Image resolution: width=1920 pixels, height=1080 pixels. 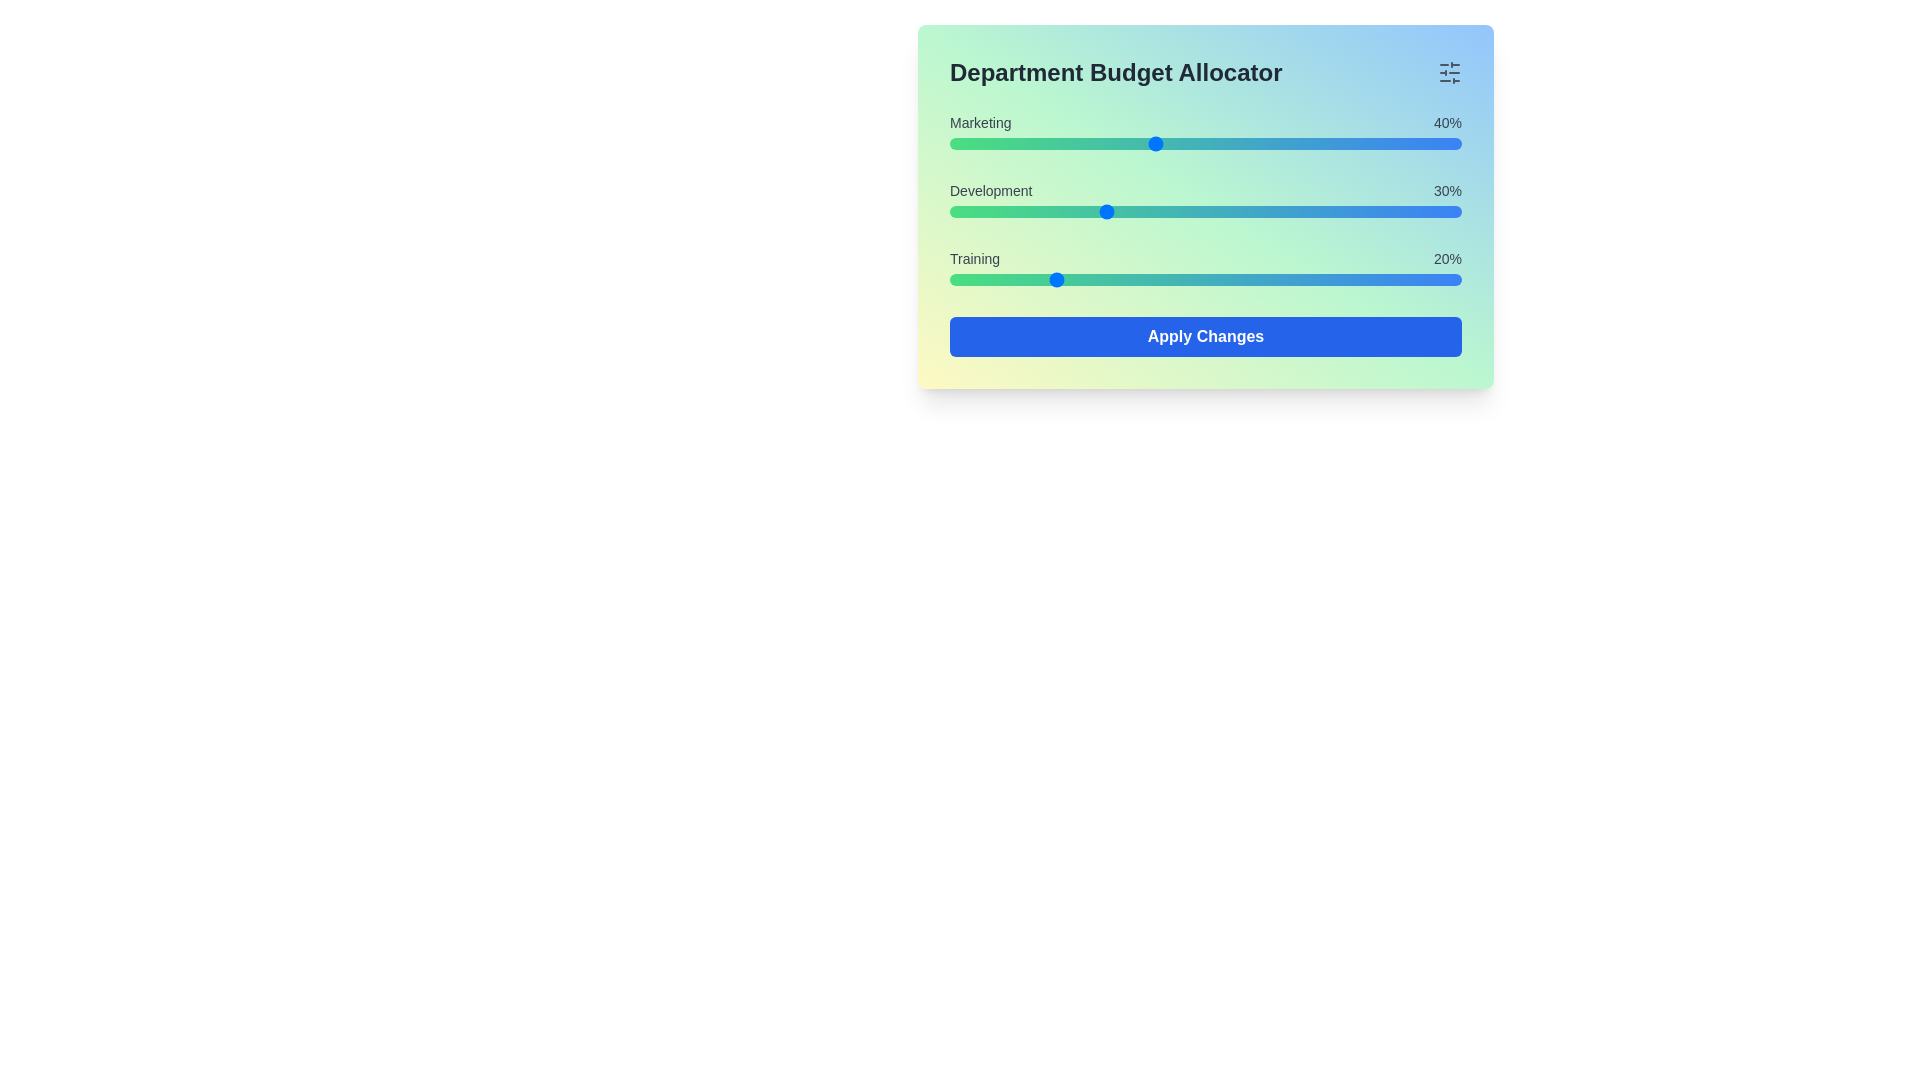 I want to click on the Training budget slider to 24%, so click(x=1071, y=280).